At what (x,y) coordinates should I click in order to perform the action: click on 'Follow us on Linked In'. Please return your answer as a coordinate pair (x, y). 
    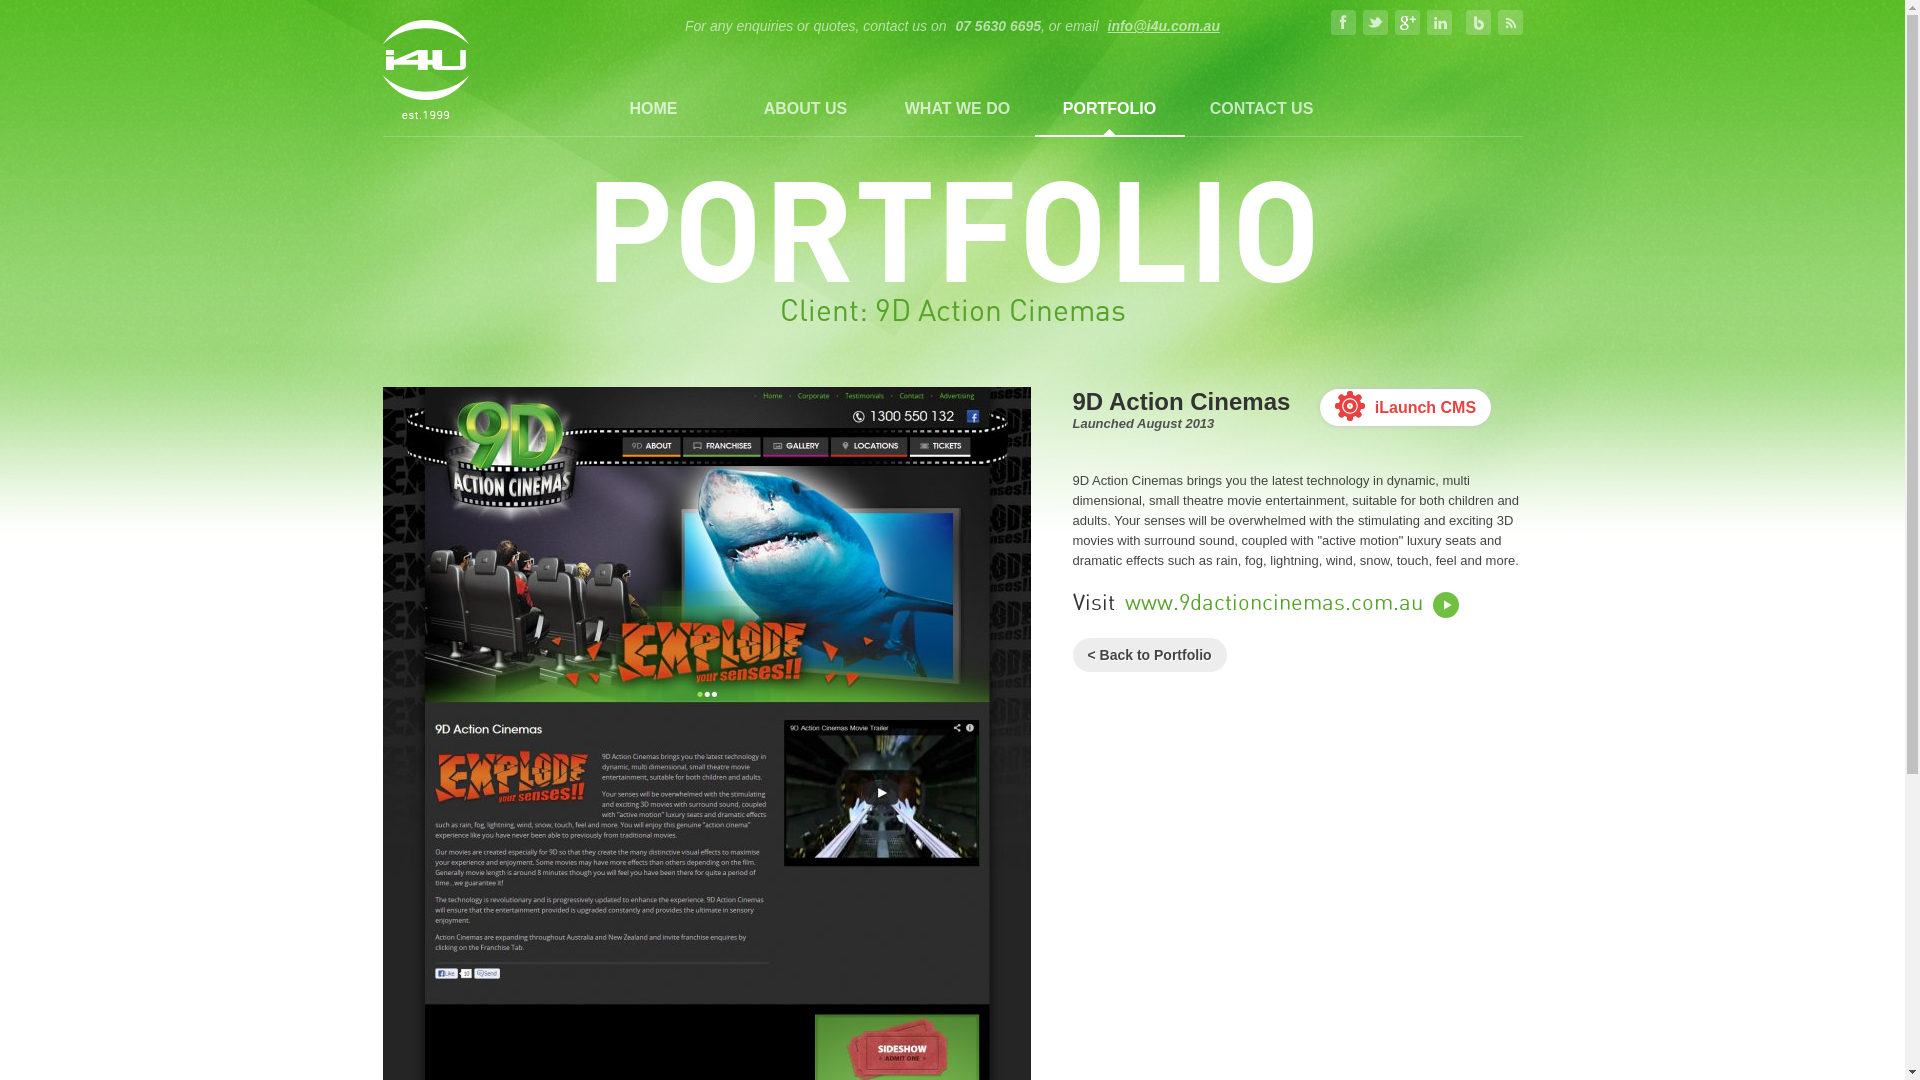
    Looking at the image, I should click on (1438, 22).